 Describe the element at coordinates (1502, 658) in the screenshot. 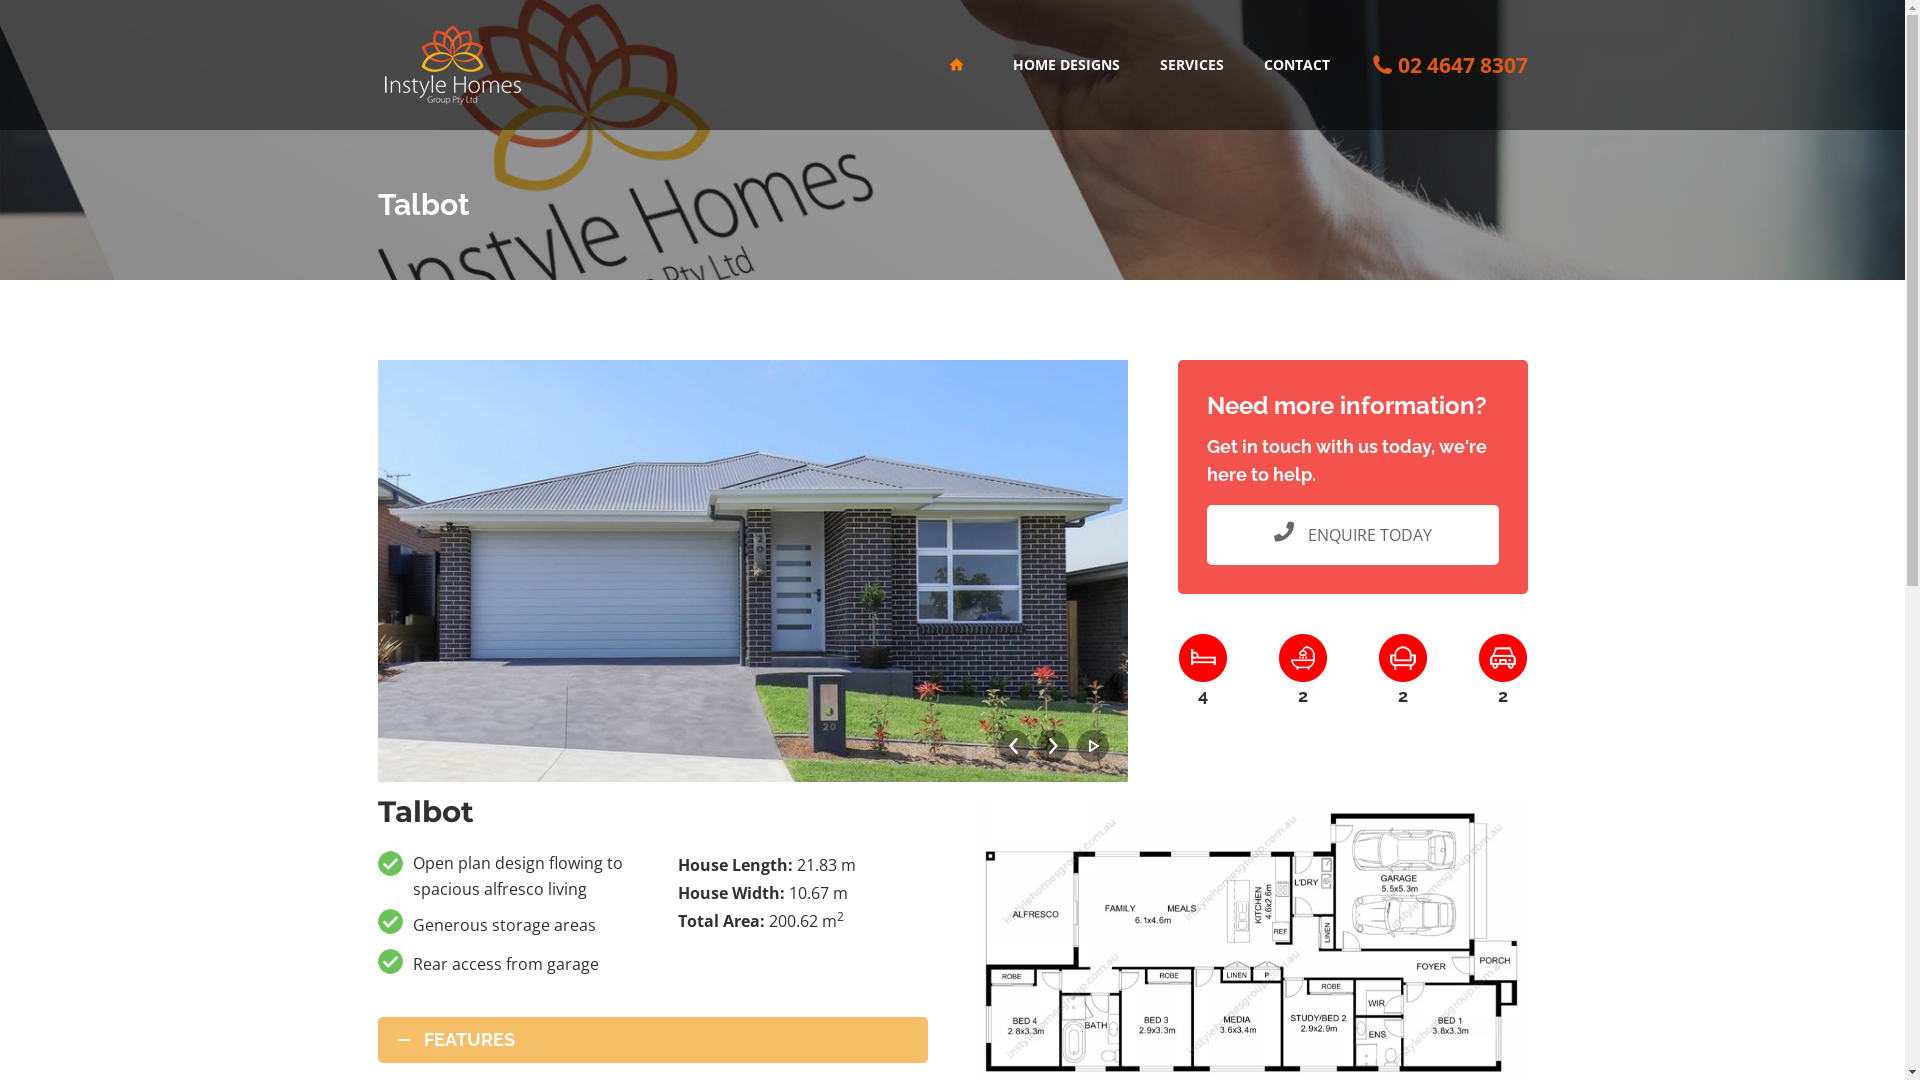

I see `'Cars'` at that location.